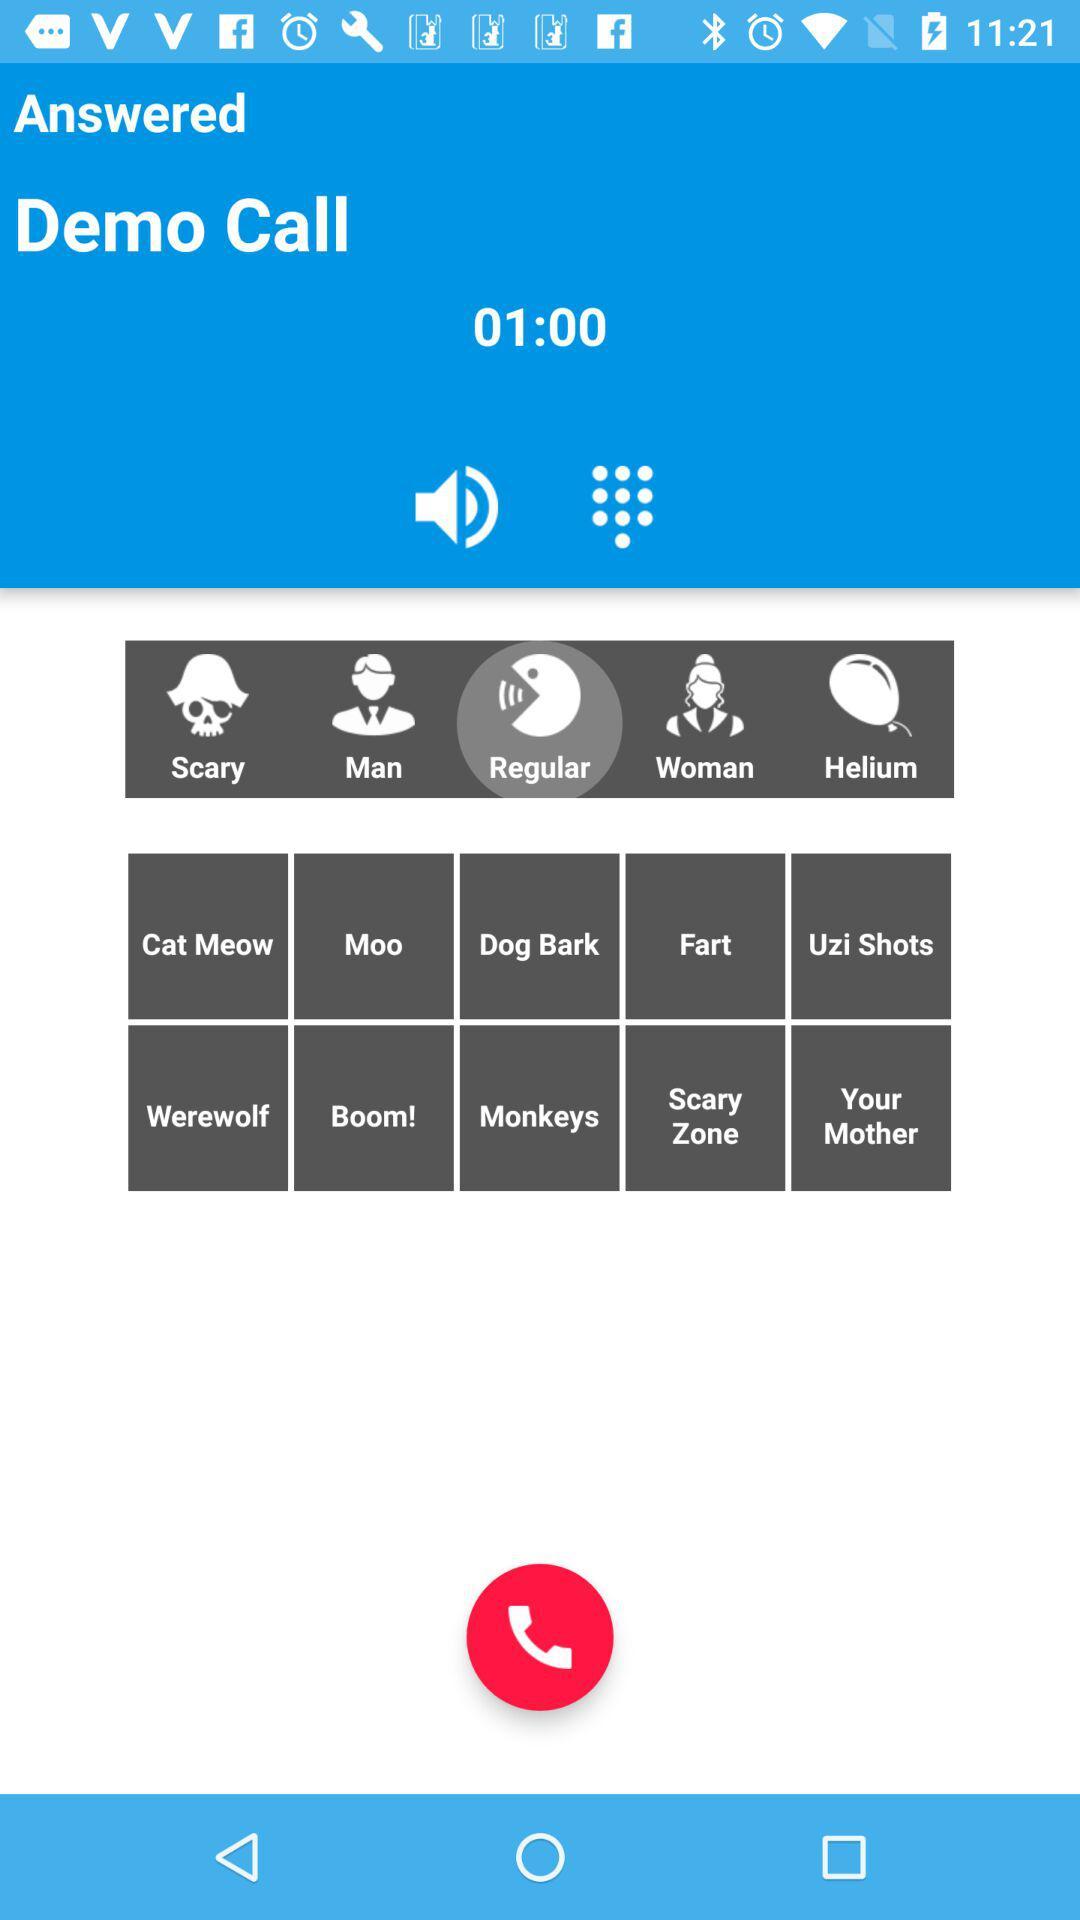 The image size is (1080, 1920). Describe the element at coordinates (621, 505) in the screenshot. I see `the item below 01:00 app` at that location.